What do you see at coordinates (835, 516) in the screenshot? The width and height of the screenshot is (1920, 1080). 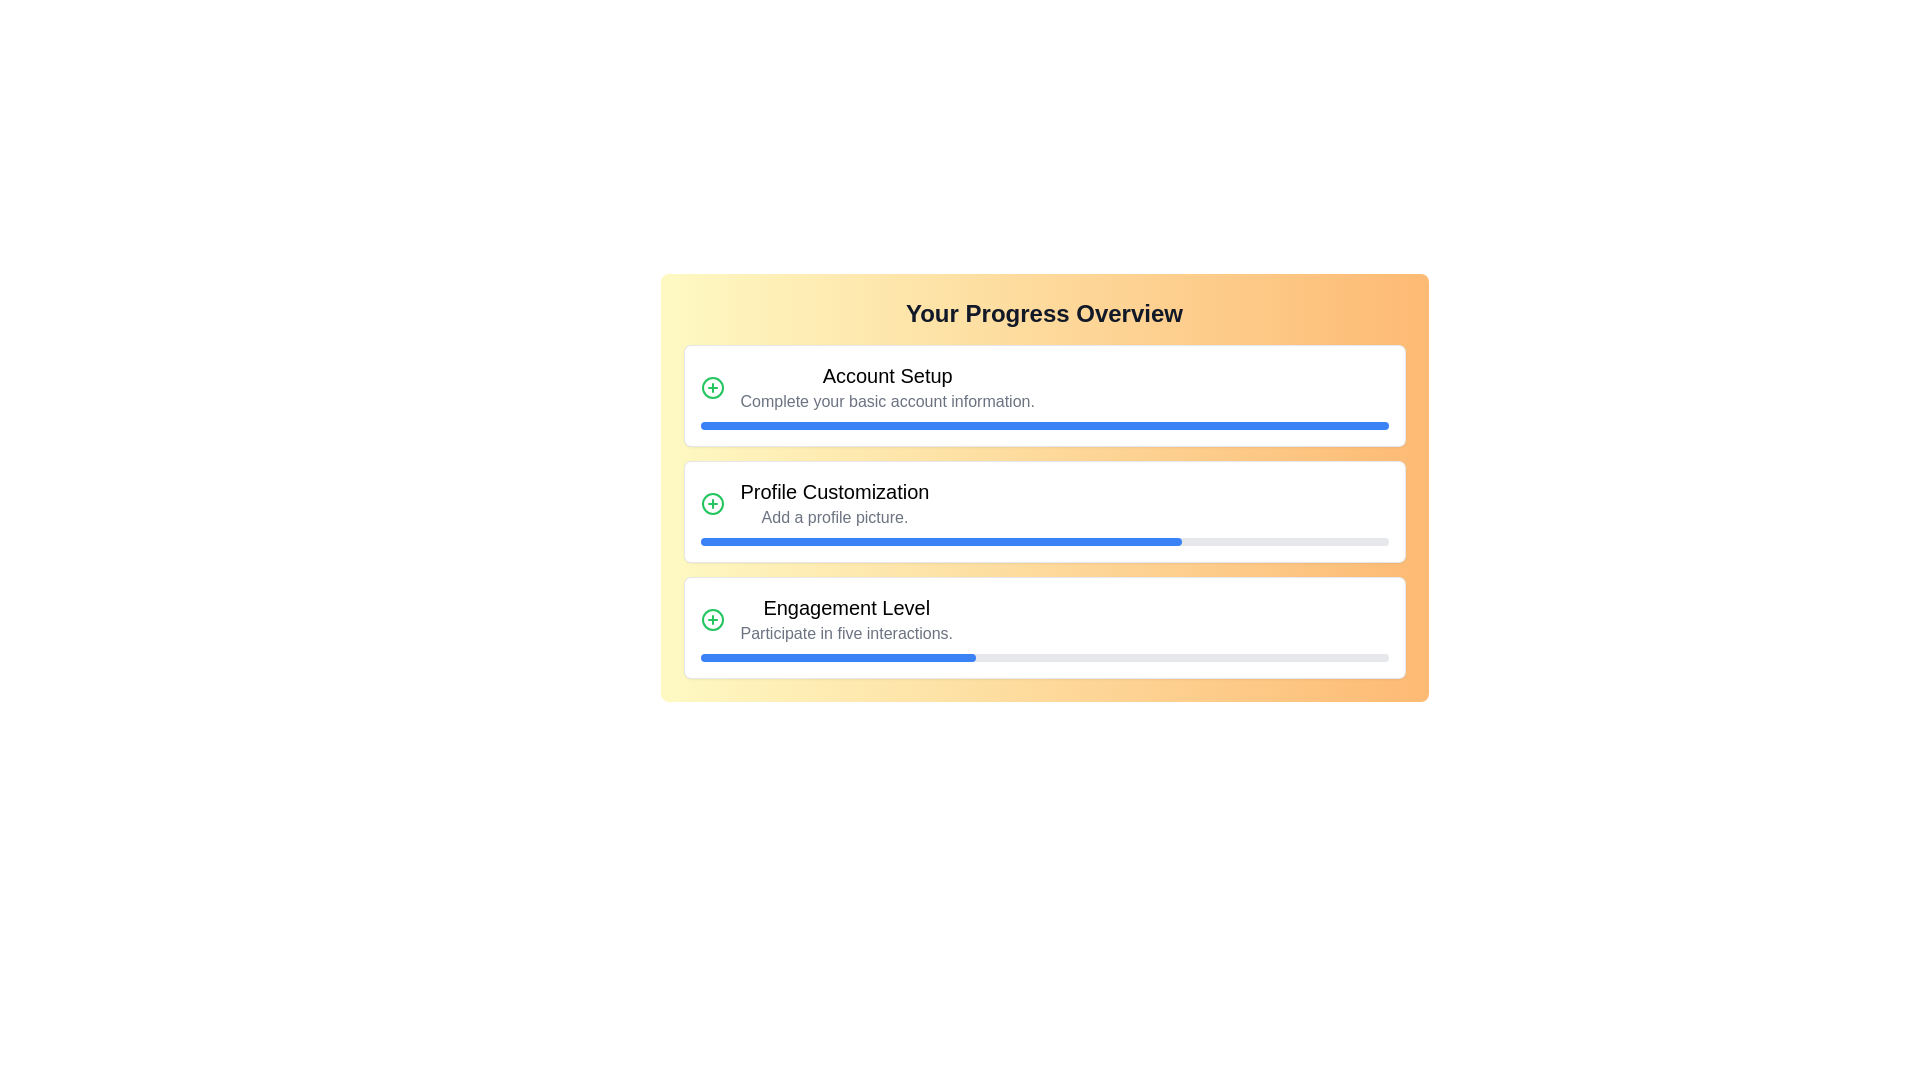 I see `informational text label displaying 'Add a profile picture.' located below the heading 'Profile Customization' in the progress overview interface` at bounding box center [835, 516].